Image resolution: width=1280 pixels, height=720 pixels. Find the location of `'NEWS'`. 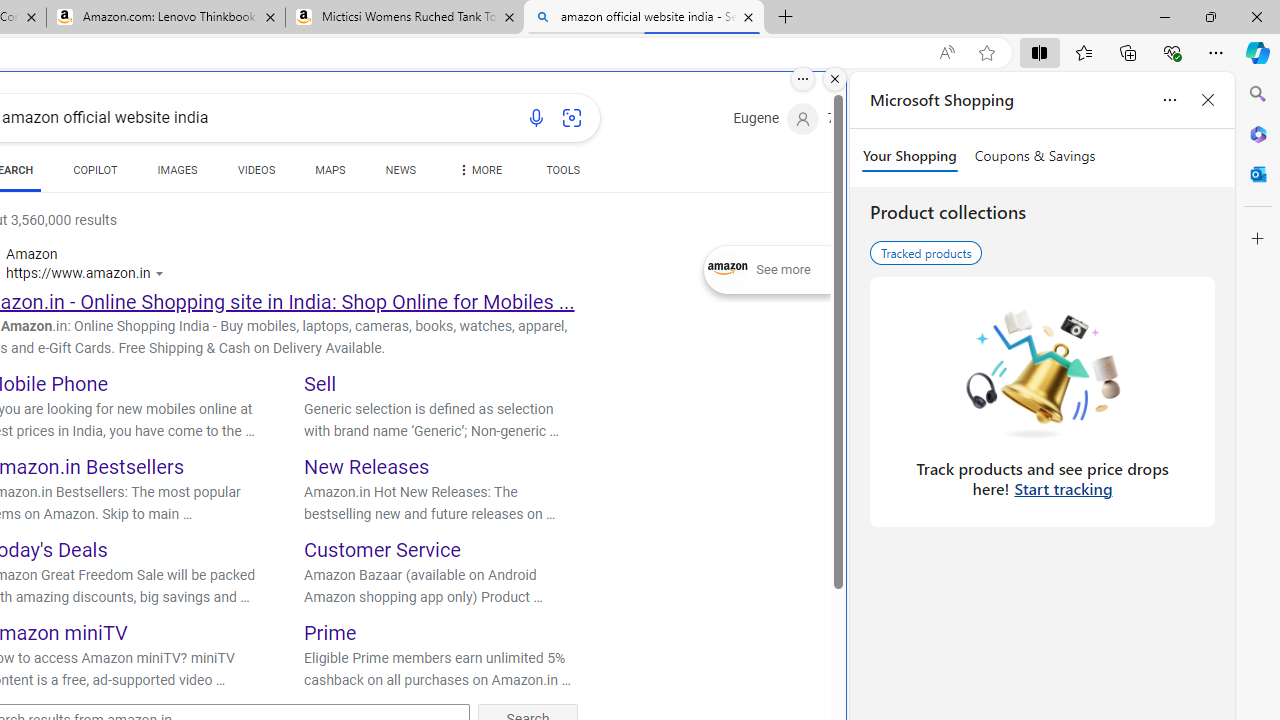

'NEWS' is located at coordinates (400, 170).